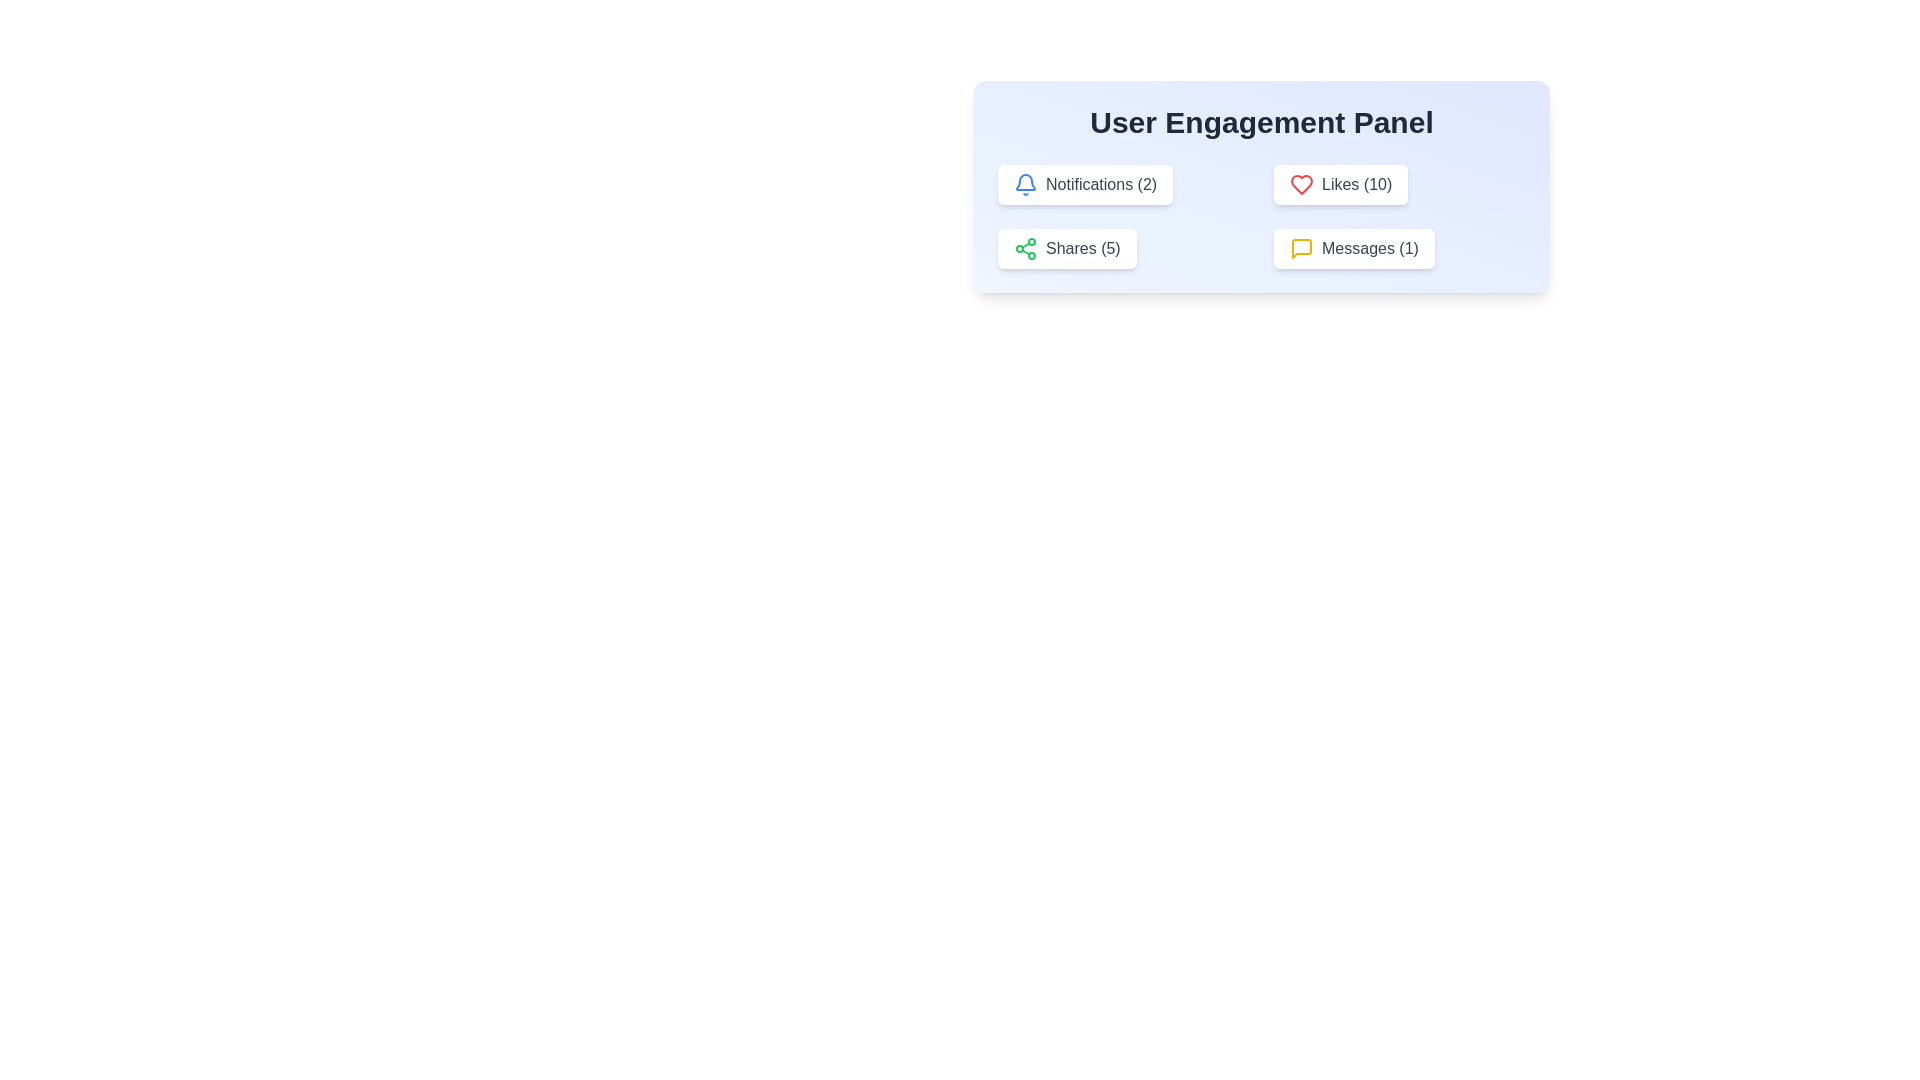 The width and height of the screenshot is (1920, 1080). What do you see at coordinates (1082, 248) in the screenshot?
I see `the text label displaying 'Shares (5)' which is located in the bottom-left corner of the User Engagement Panel, between the 'Notifications (2)' button and the 'Messages (1)' button` at bounding box center [1082, 248].